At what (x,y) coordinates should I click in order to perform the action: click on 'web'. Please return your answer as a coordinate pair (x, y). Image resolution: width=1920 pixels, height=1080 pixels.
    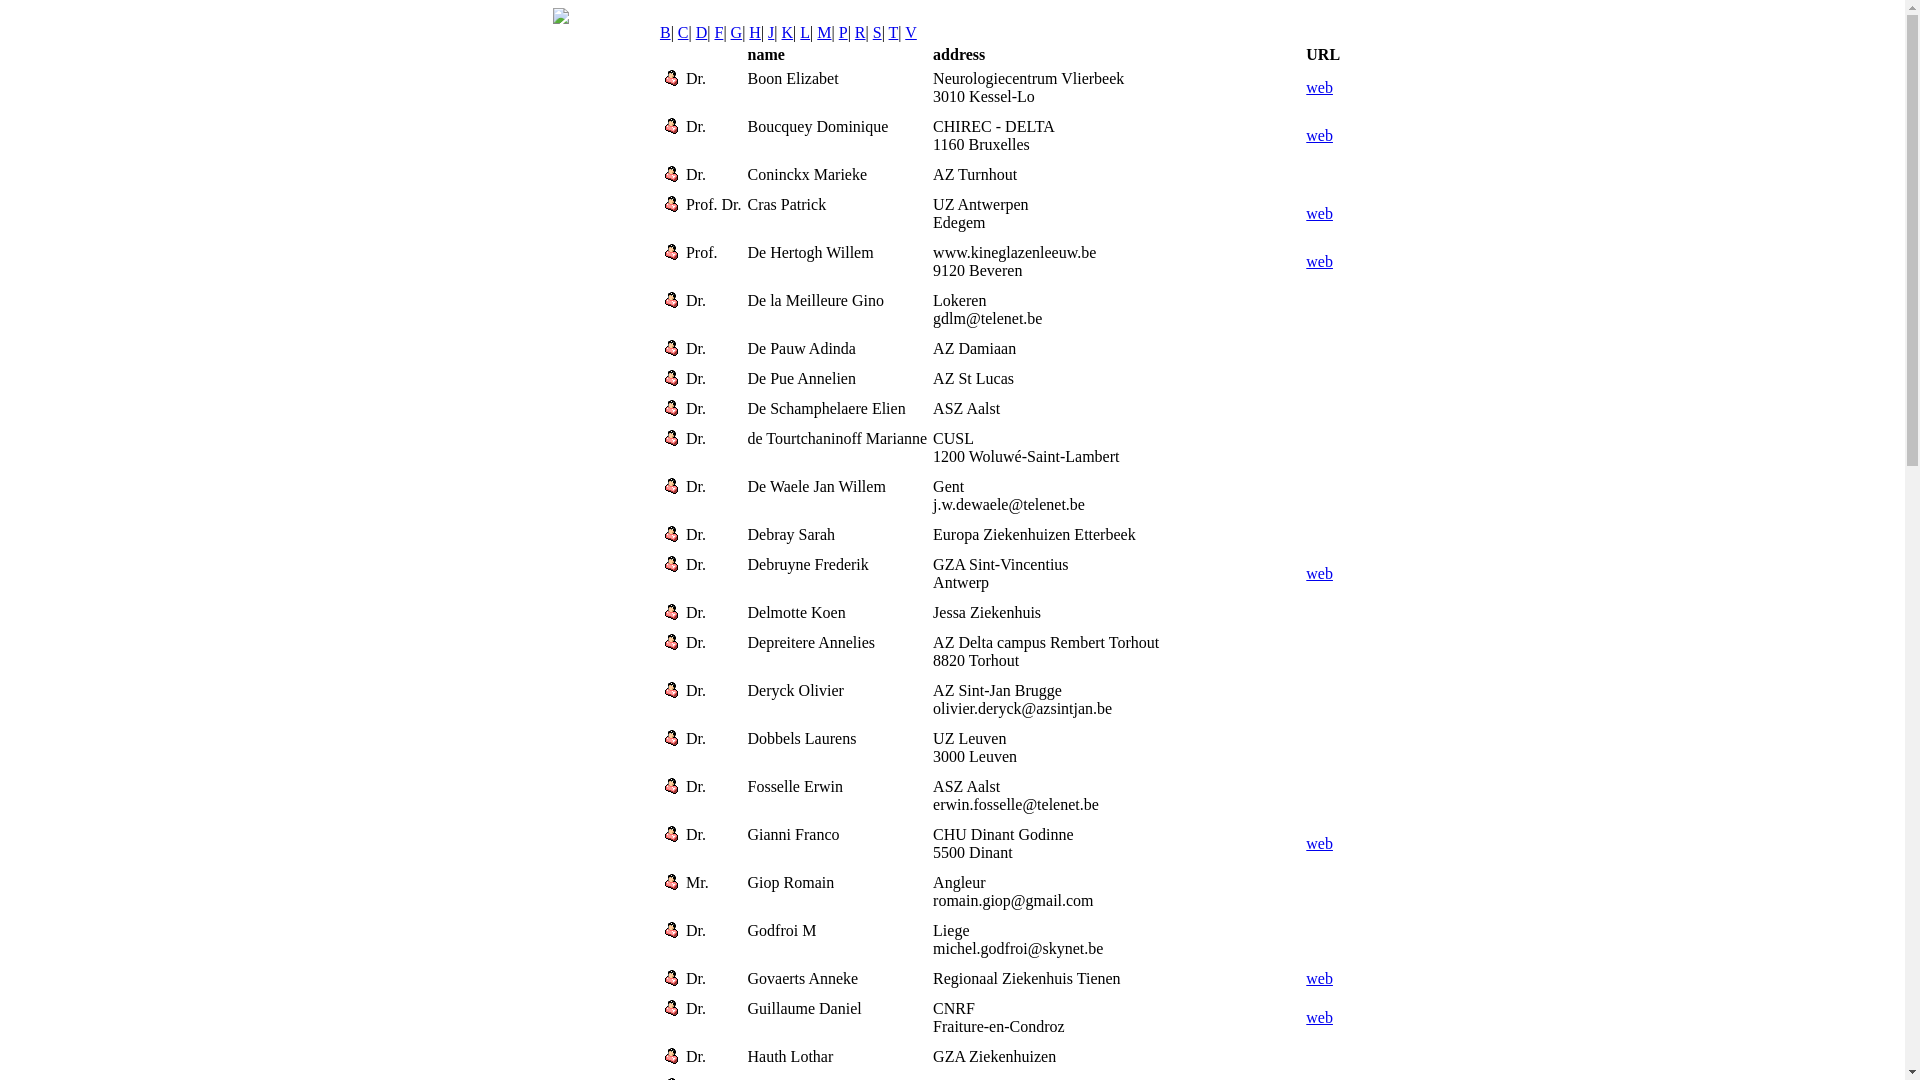
    Looking at the image, I should click on (1319, 135).